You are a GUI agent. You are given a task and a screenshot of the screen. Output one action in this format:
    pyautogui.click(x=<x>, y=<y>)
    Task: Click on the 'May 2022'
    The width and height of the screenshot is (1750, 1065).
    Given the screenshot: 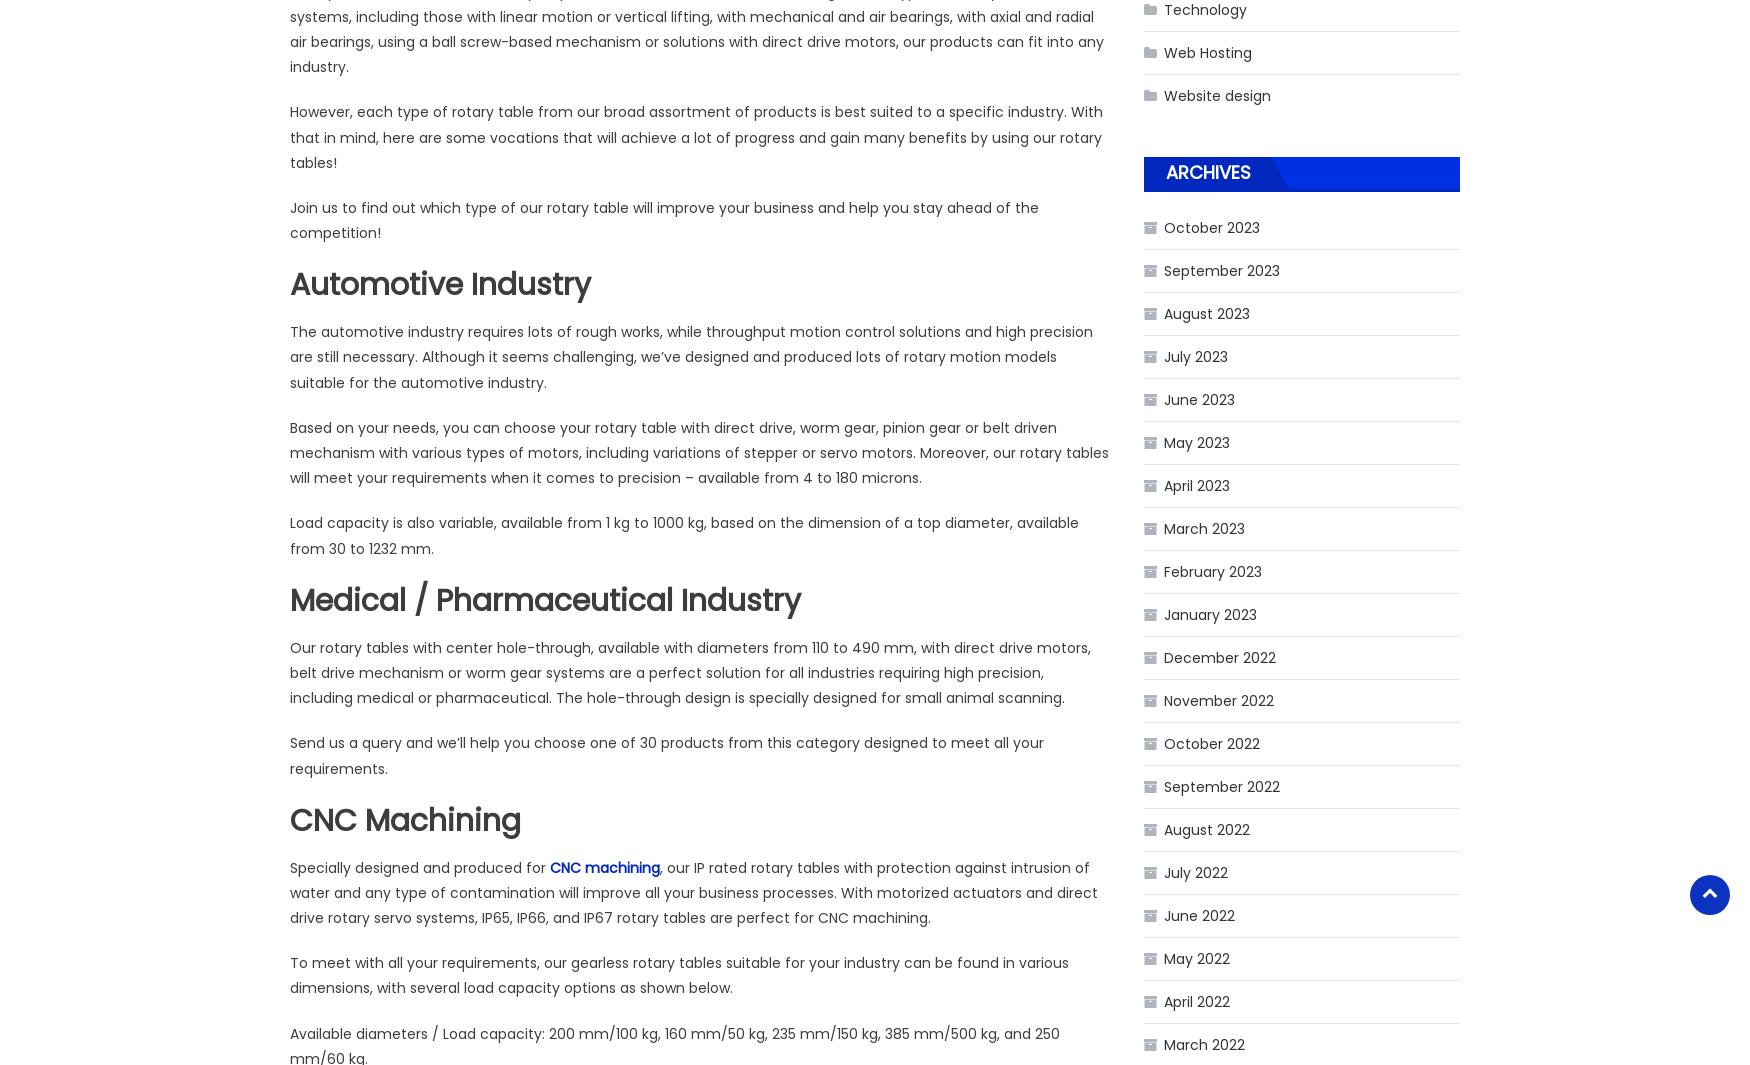 What is the action you would take?
    pyautogui.click(x=1197, y=959)
    